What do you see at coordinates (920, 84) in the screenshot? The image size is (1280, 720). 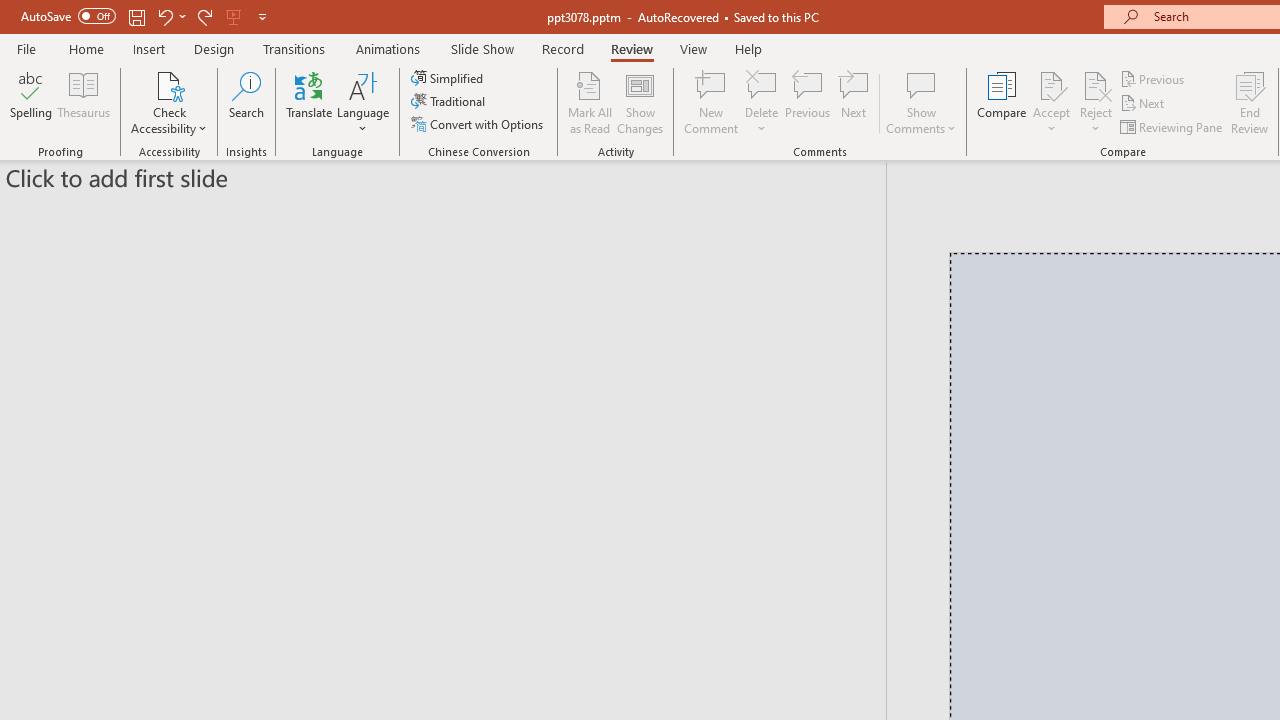 I see `'Show Comments'` at bounding box center [920, 84].